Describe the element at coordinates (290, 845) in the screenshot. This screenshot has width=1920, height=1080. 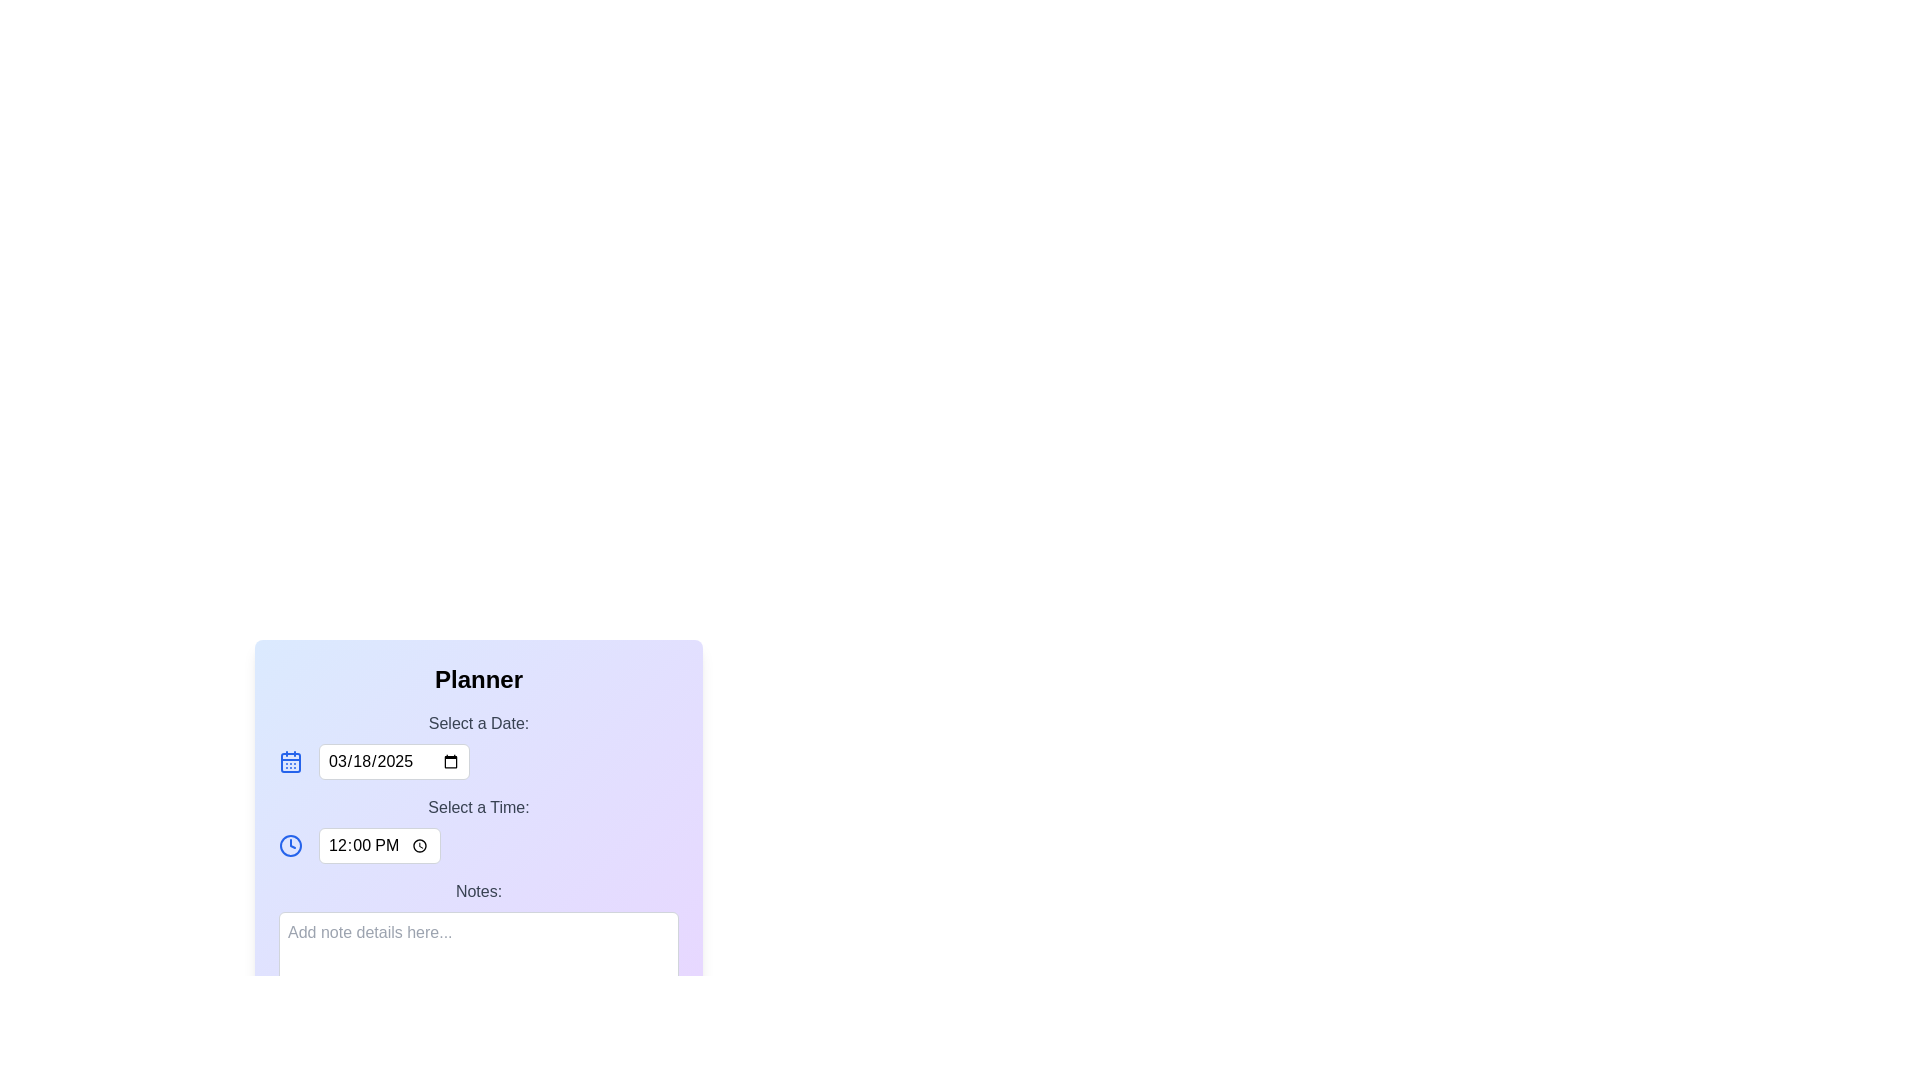
I see `the blue clock icon with a circular outline, positioned to the left of the time input field labeled '12:00 PM' in the 'Select a Time' section of the planner interface` at that location.